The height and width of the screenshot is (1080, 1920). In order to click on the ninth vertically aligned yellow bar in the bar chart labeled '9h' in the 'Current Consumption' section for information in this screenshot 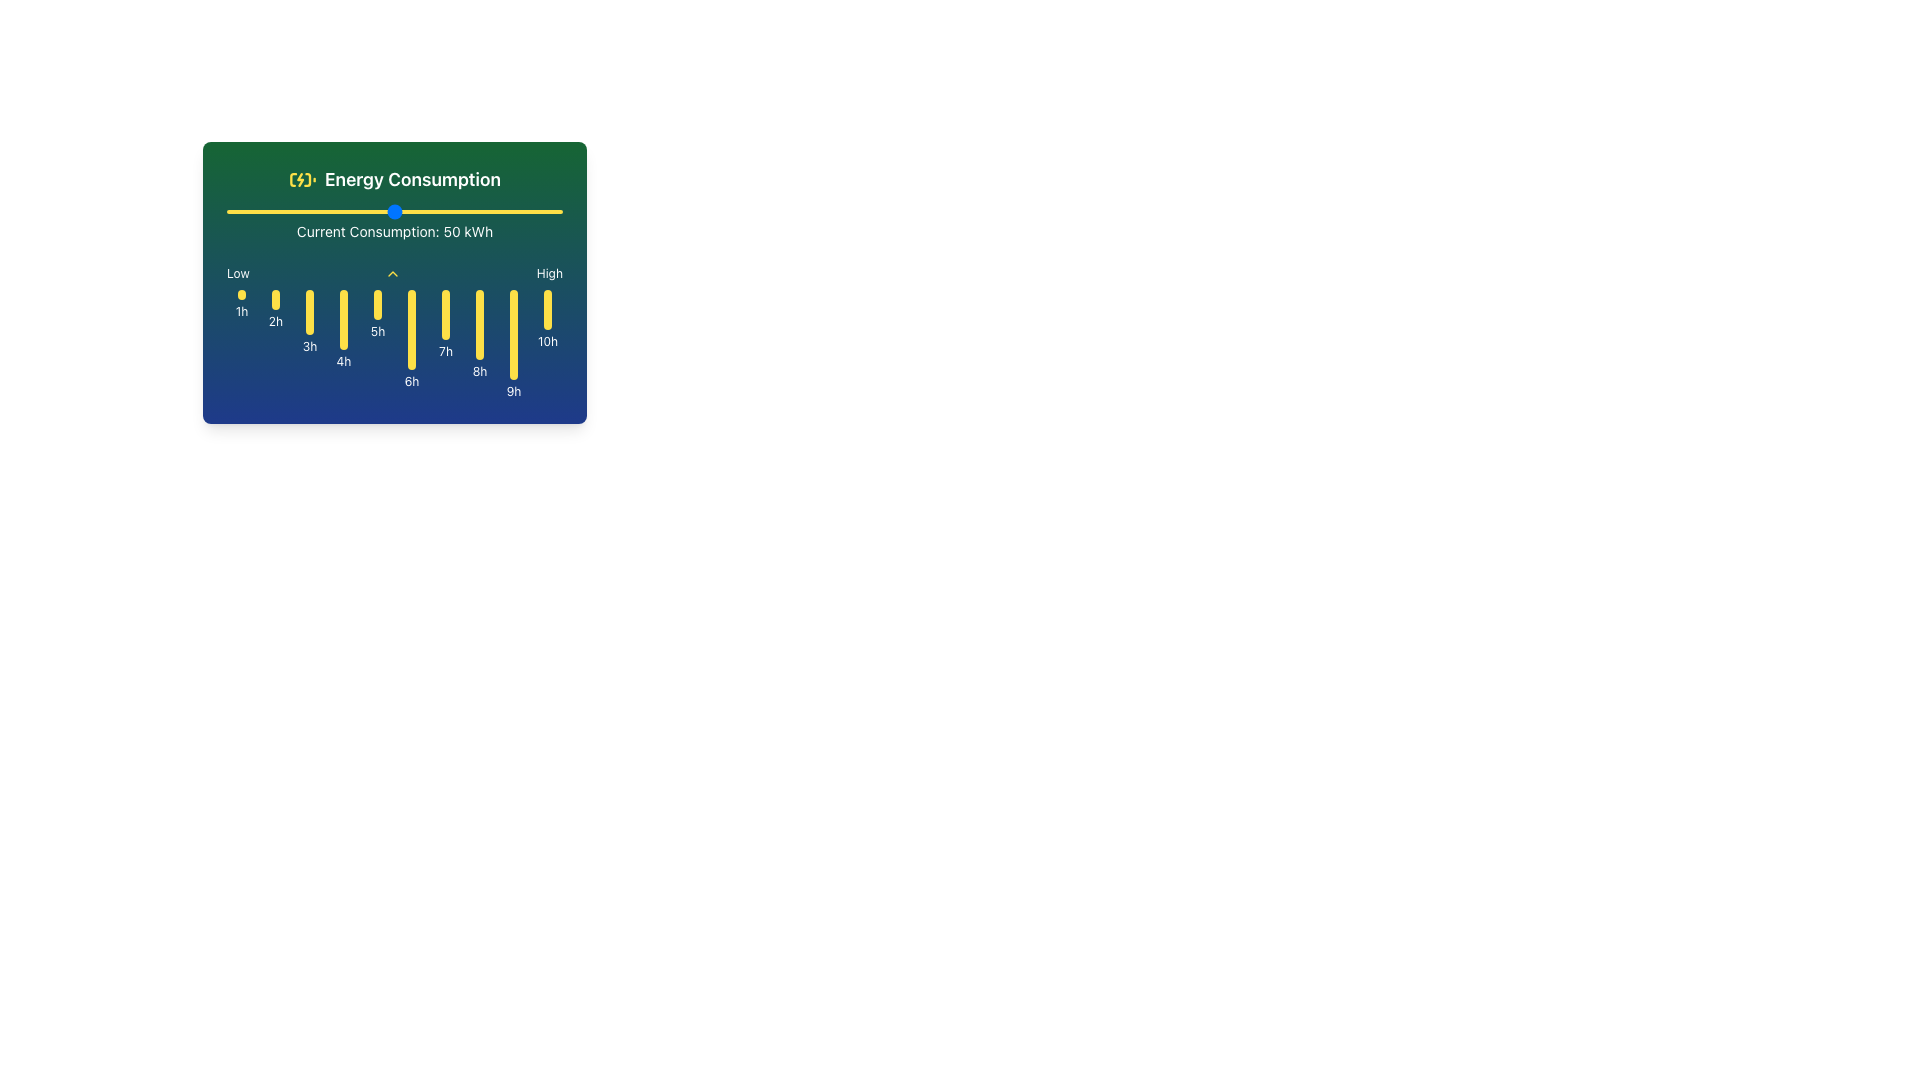, I will do `click(513, 343)`.